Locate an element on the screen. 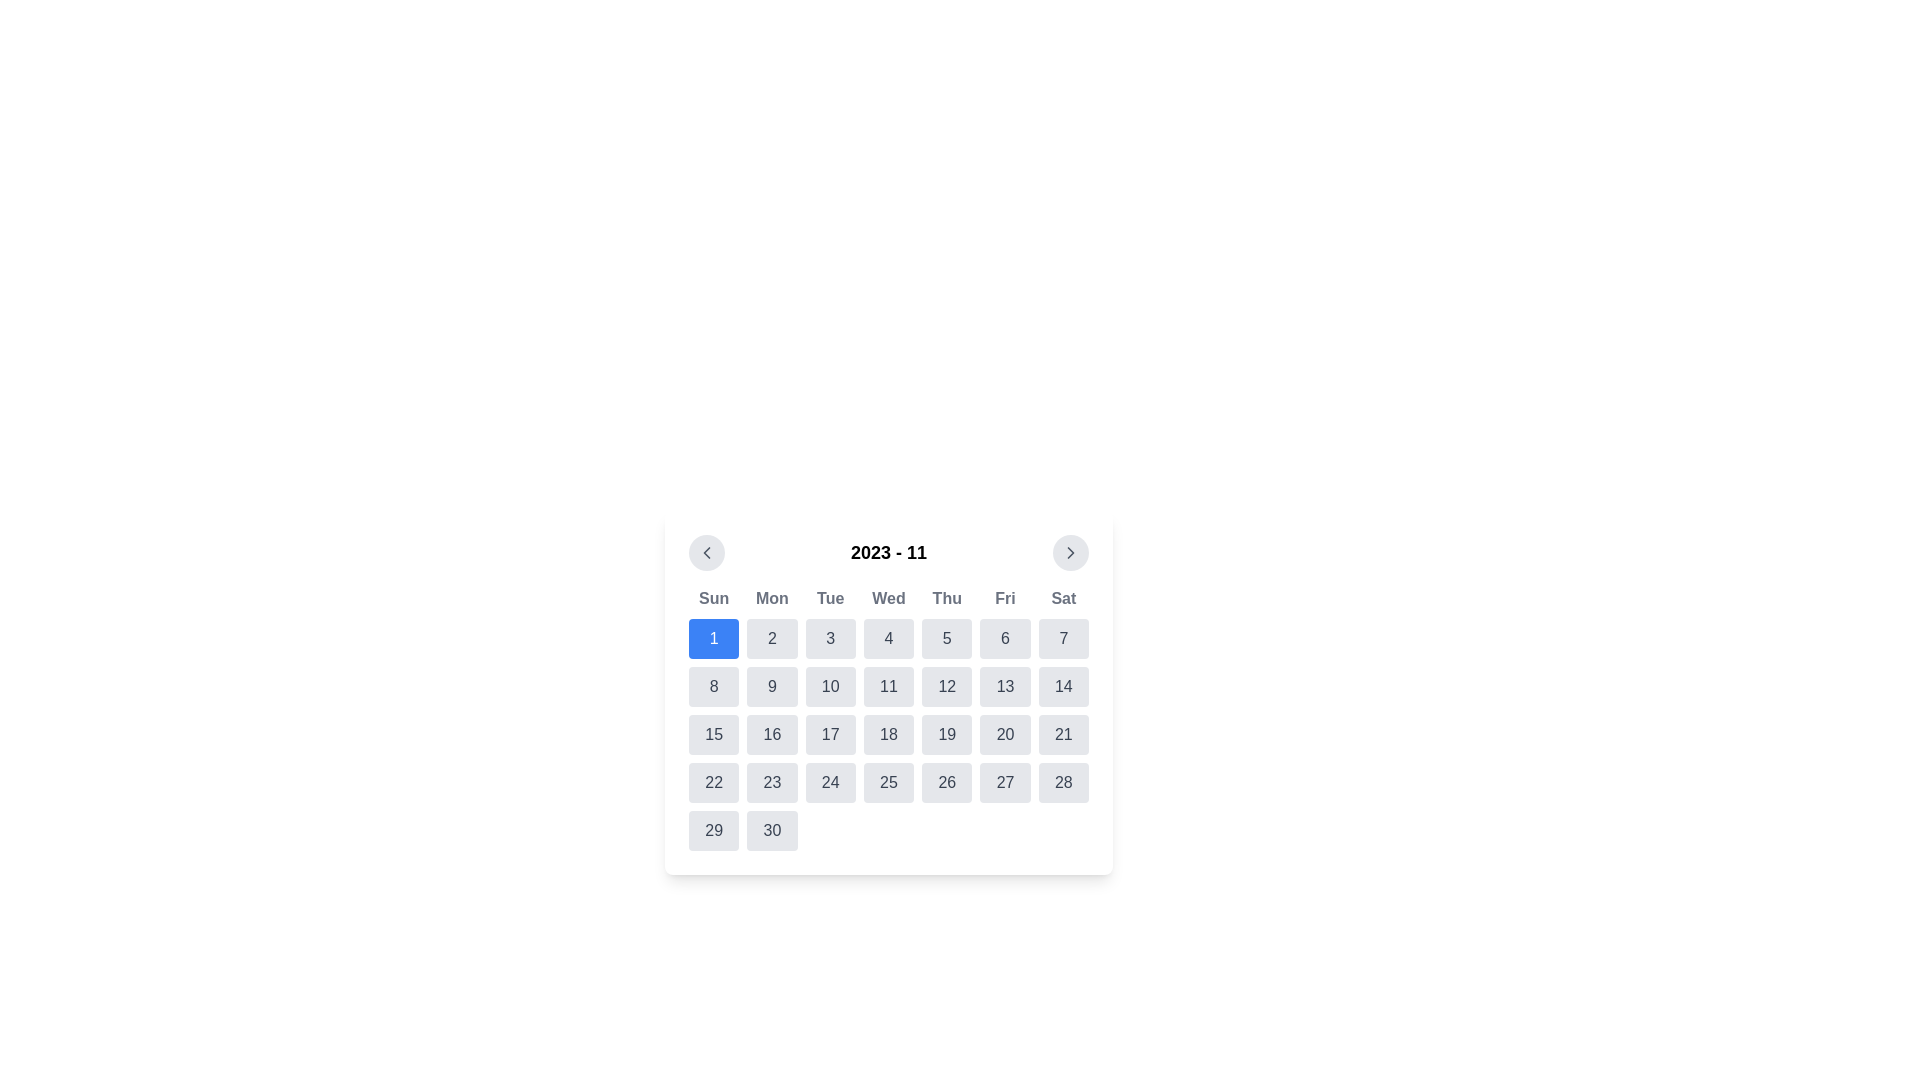  the 'Sunday' text label, which is the first column label in the calendar grid located at the top of the calendar view is located at coordinates (714, 597).